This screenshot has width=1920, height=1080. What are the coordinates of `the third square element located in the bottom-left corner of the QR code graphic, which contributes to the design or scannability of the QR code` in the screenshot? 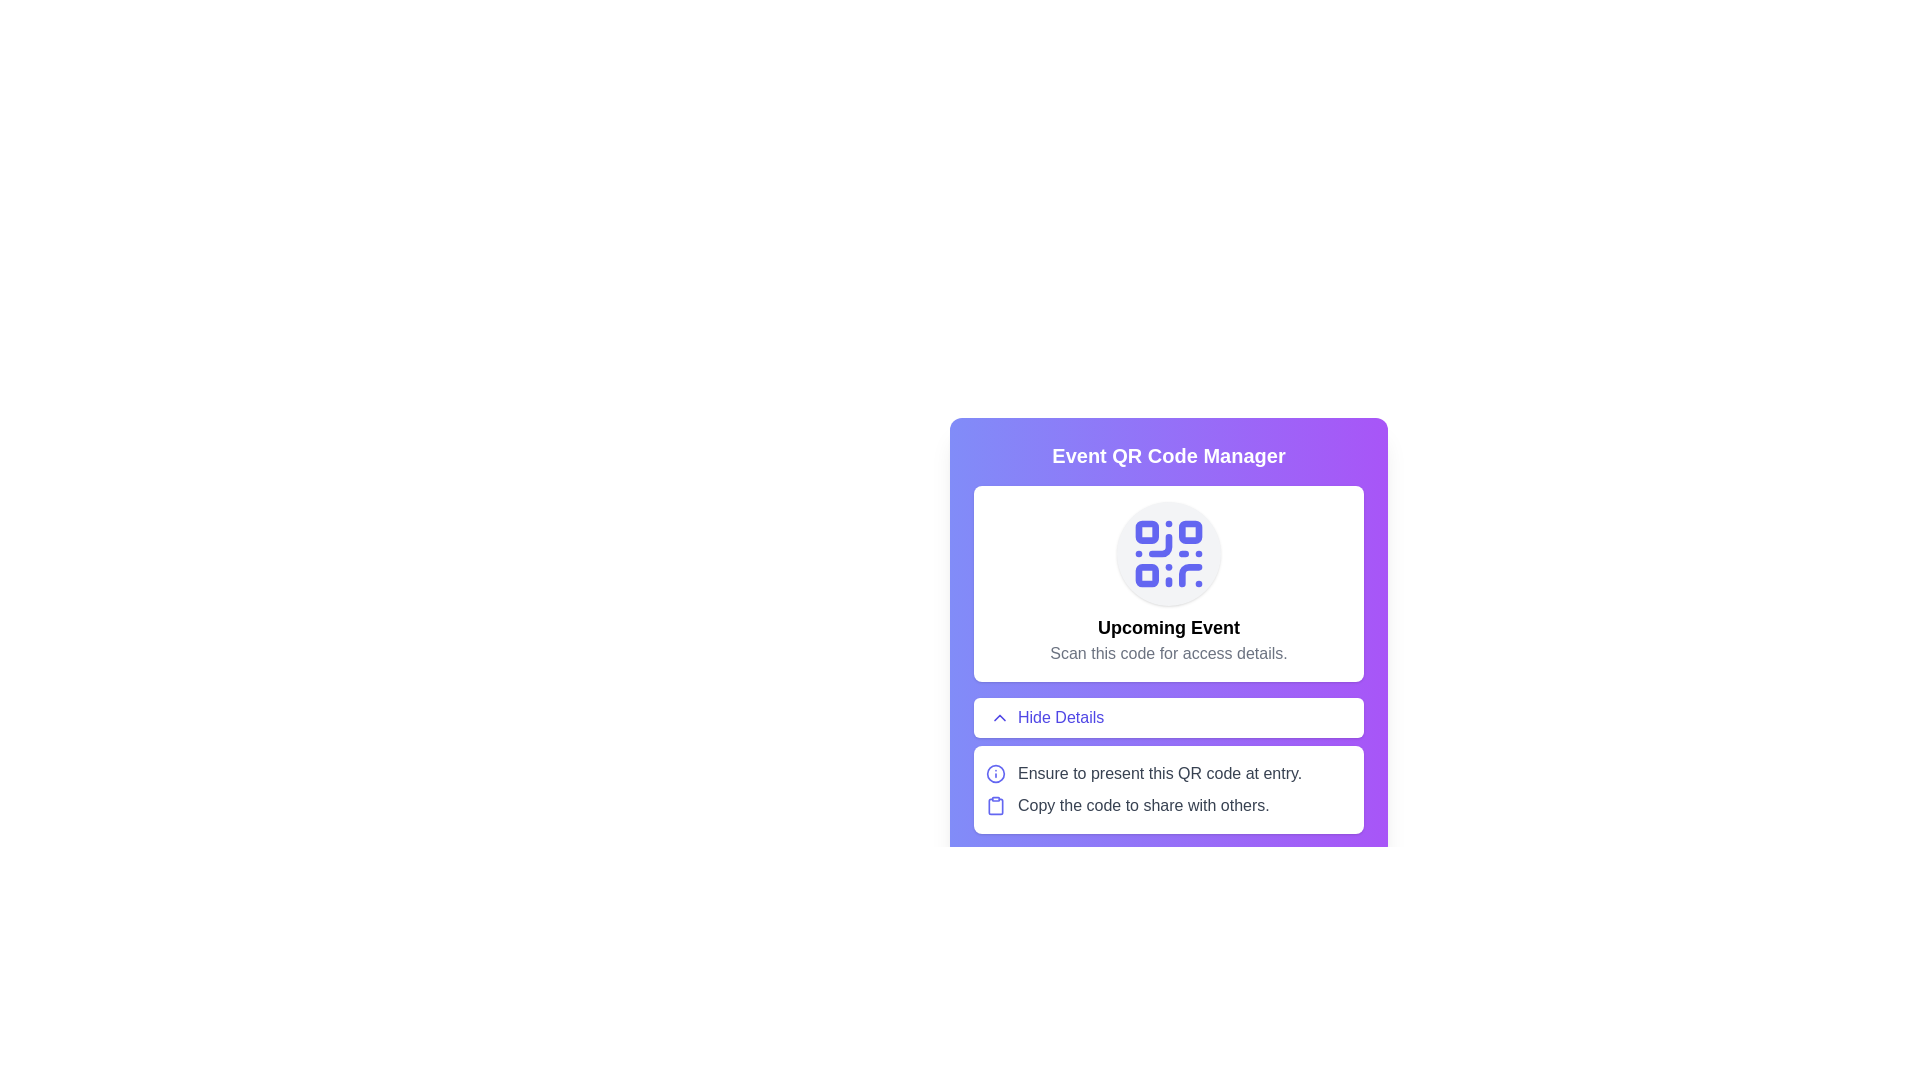 It's located at (1147, 575).